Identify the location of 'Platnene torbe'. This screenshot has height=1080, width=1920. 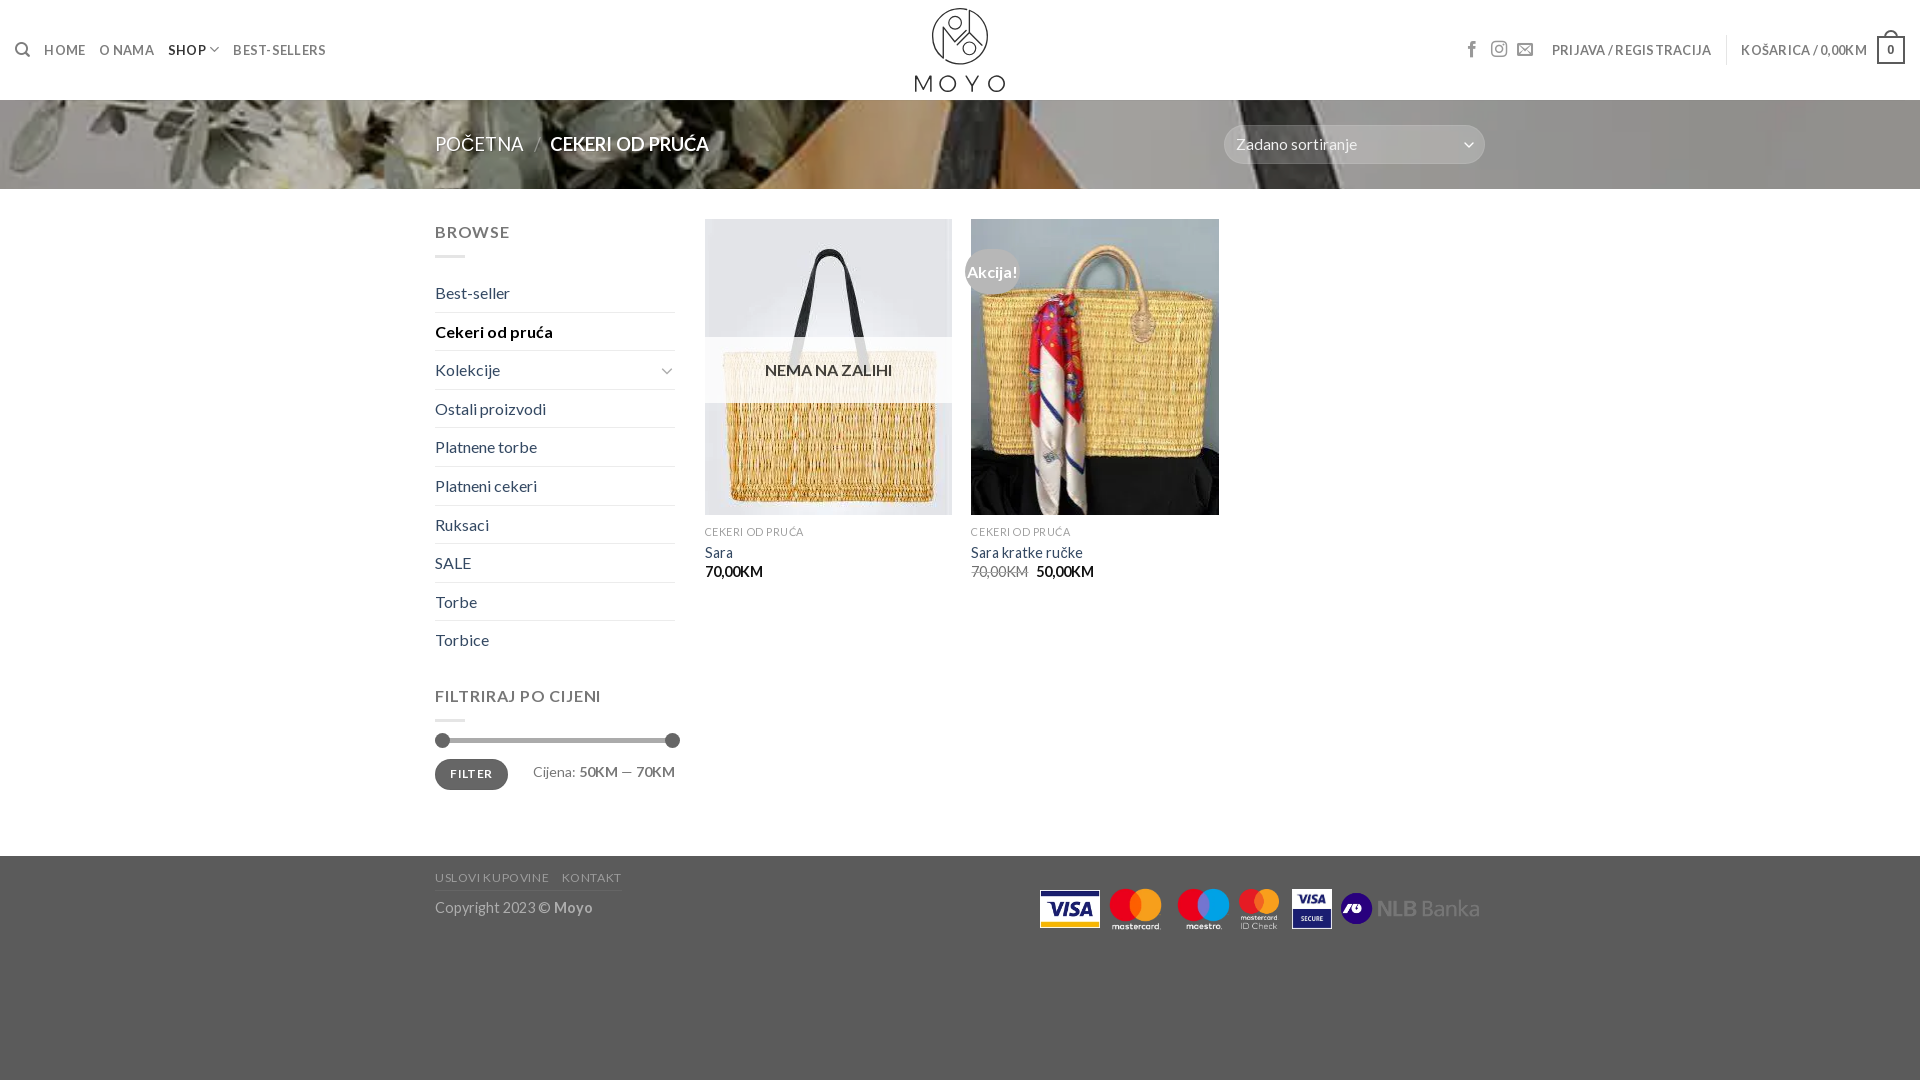
(434, 446).